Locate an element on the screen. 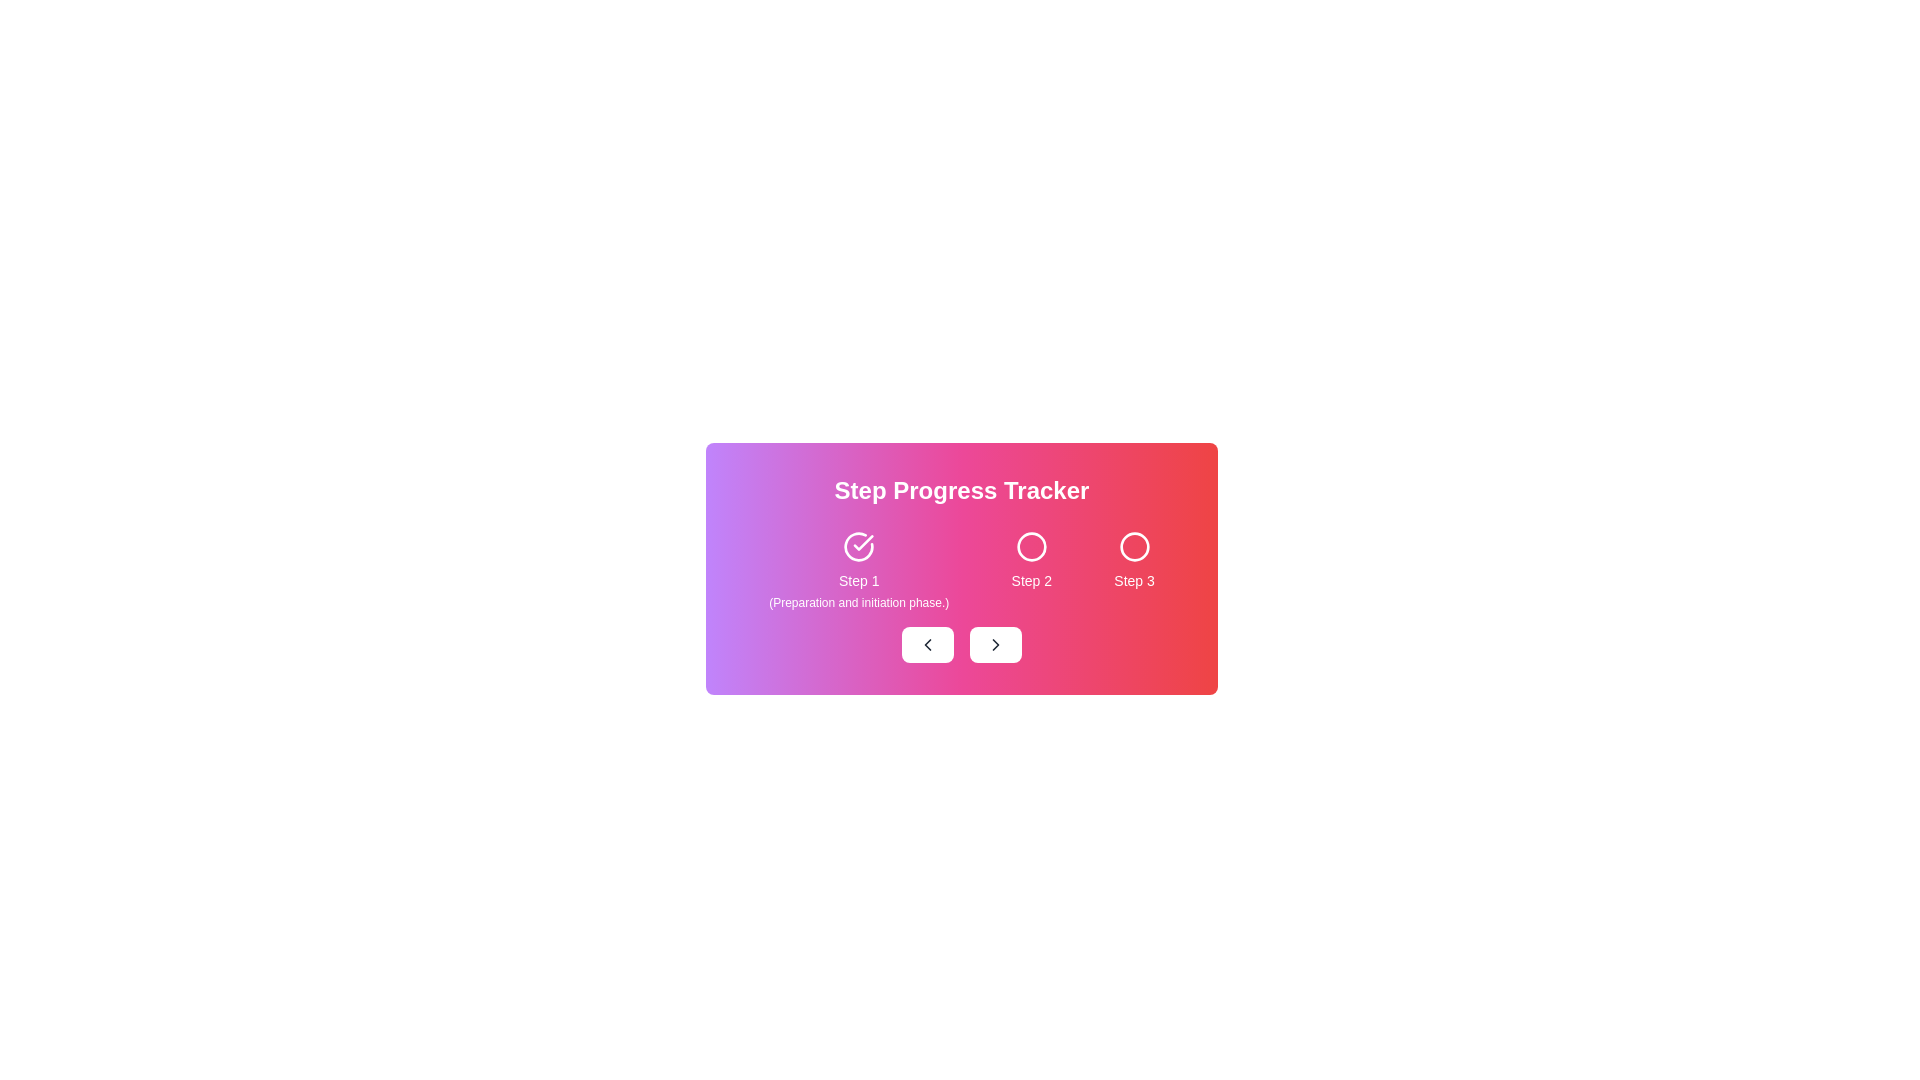  the left-pointing chevron icon inside the rounded rectangular button below the 'Step Progress Tracker' header is located at coordinates (926, 644).